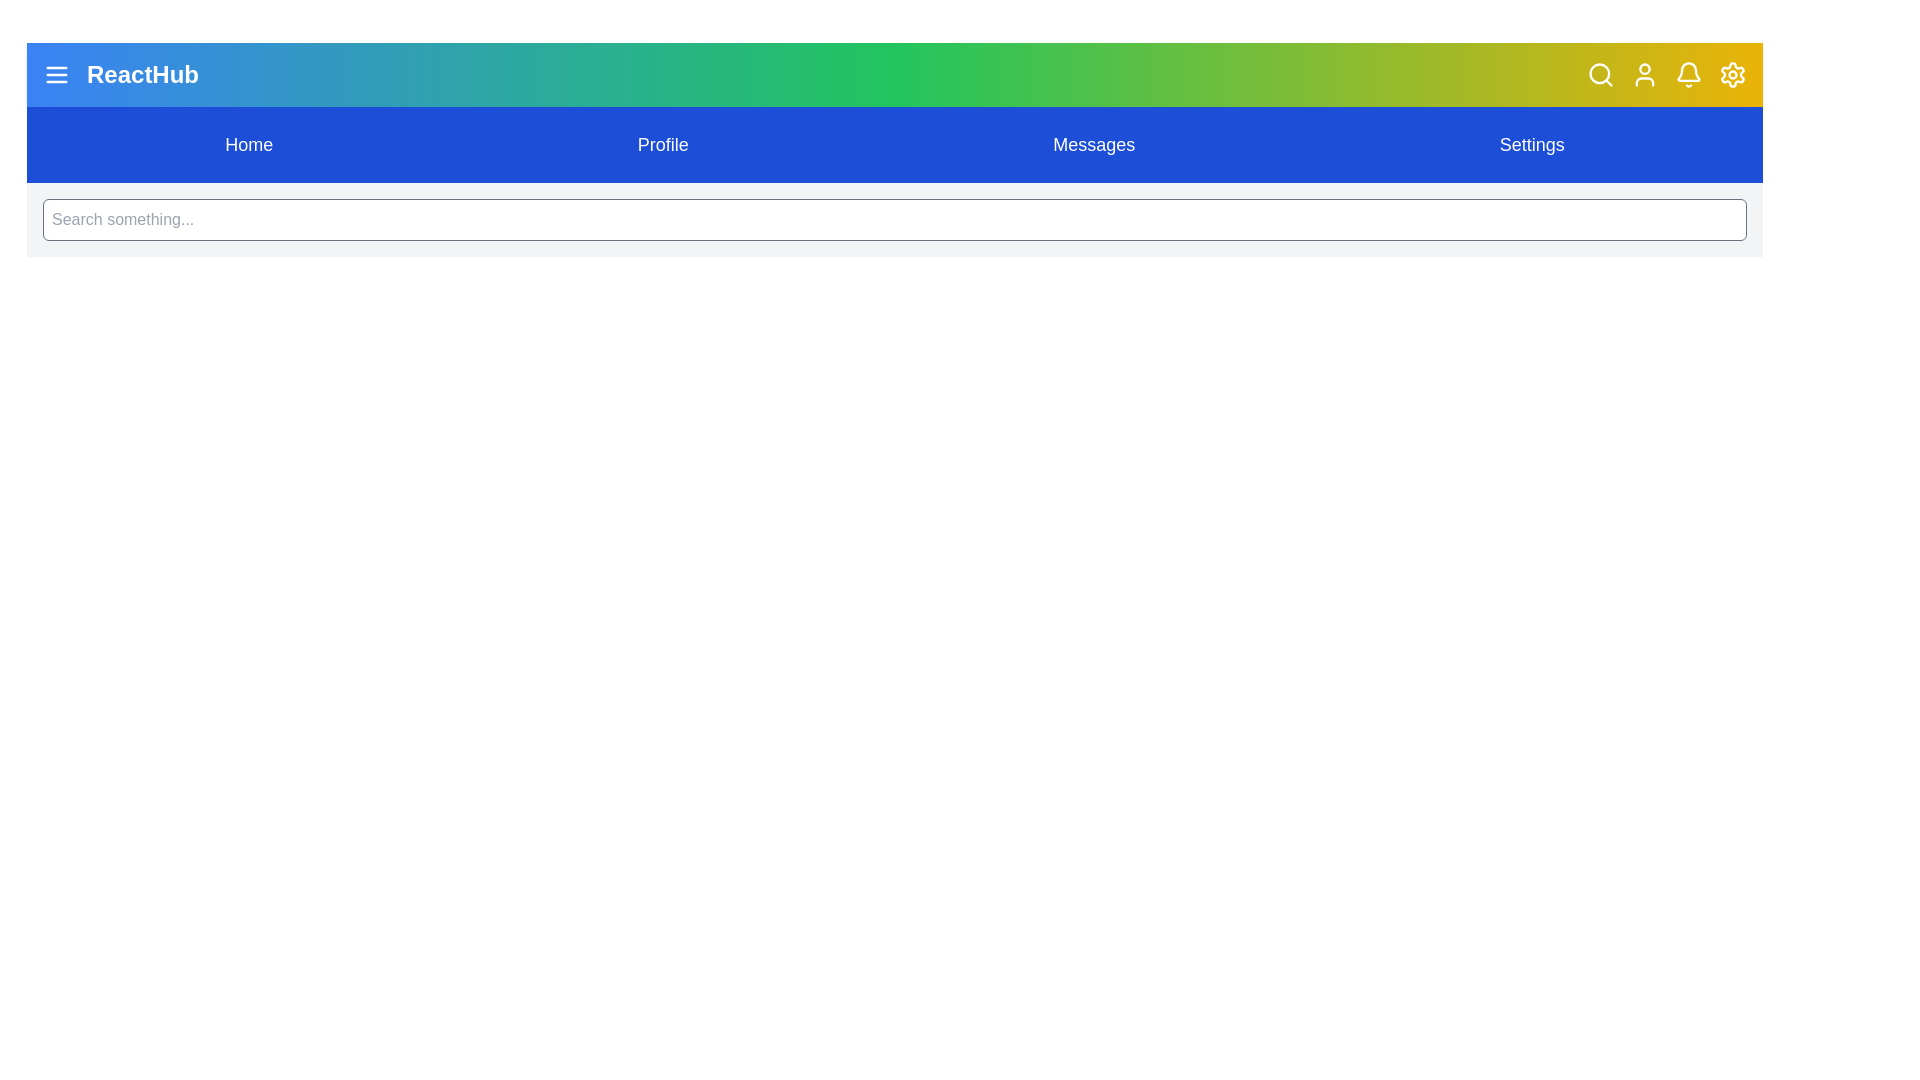 The image size is (1920, 1080). Describe the element at coordinates (1645, 73) in the screenshot. I see `the user profile button` at that location.